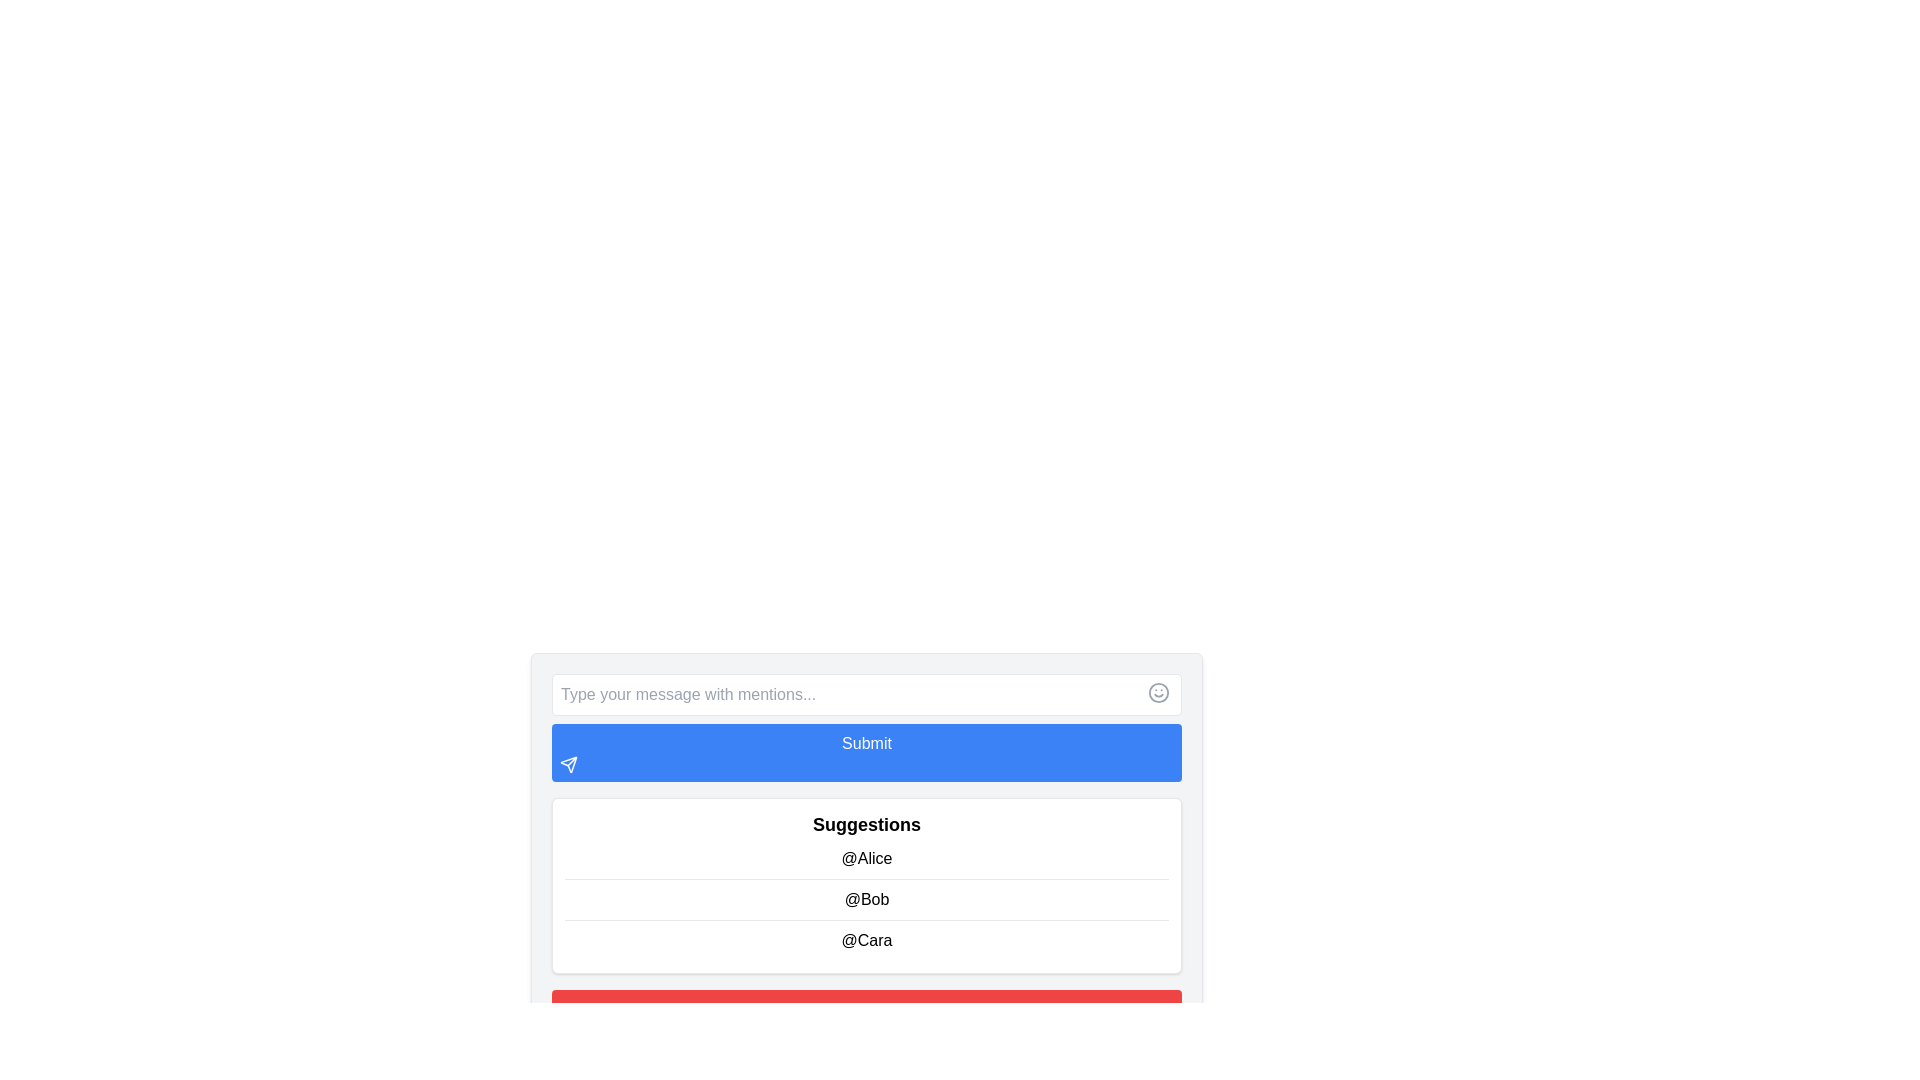 The width and height of the screenshot is (1920, 1080). What do you see at coordinates (867, 752) in the screenshot?
I see `the submission button located below the input text field with the placeholder 'Type your message with mentions...'` at bounding box center [867, 752].